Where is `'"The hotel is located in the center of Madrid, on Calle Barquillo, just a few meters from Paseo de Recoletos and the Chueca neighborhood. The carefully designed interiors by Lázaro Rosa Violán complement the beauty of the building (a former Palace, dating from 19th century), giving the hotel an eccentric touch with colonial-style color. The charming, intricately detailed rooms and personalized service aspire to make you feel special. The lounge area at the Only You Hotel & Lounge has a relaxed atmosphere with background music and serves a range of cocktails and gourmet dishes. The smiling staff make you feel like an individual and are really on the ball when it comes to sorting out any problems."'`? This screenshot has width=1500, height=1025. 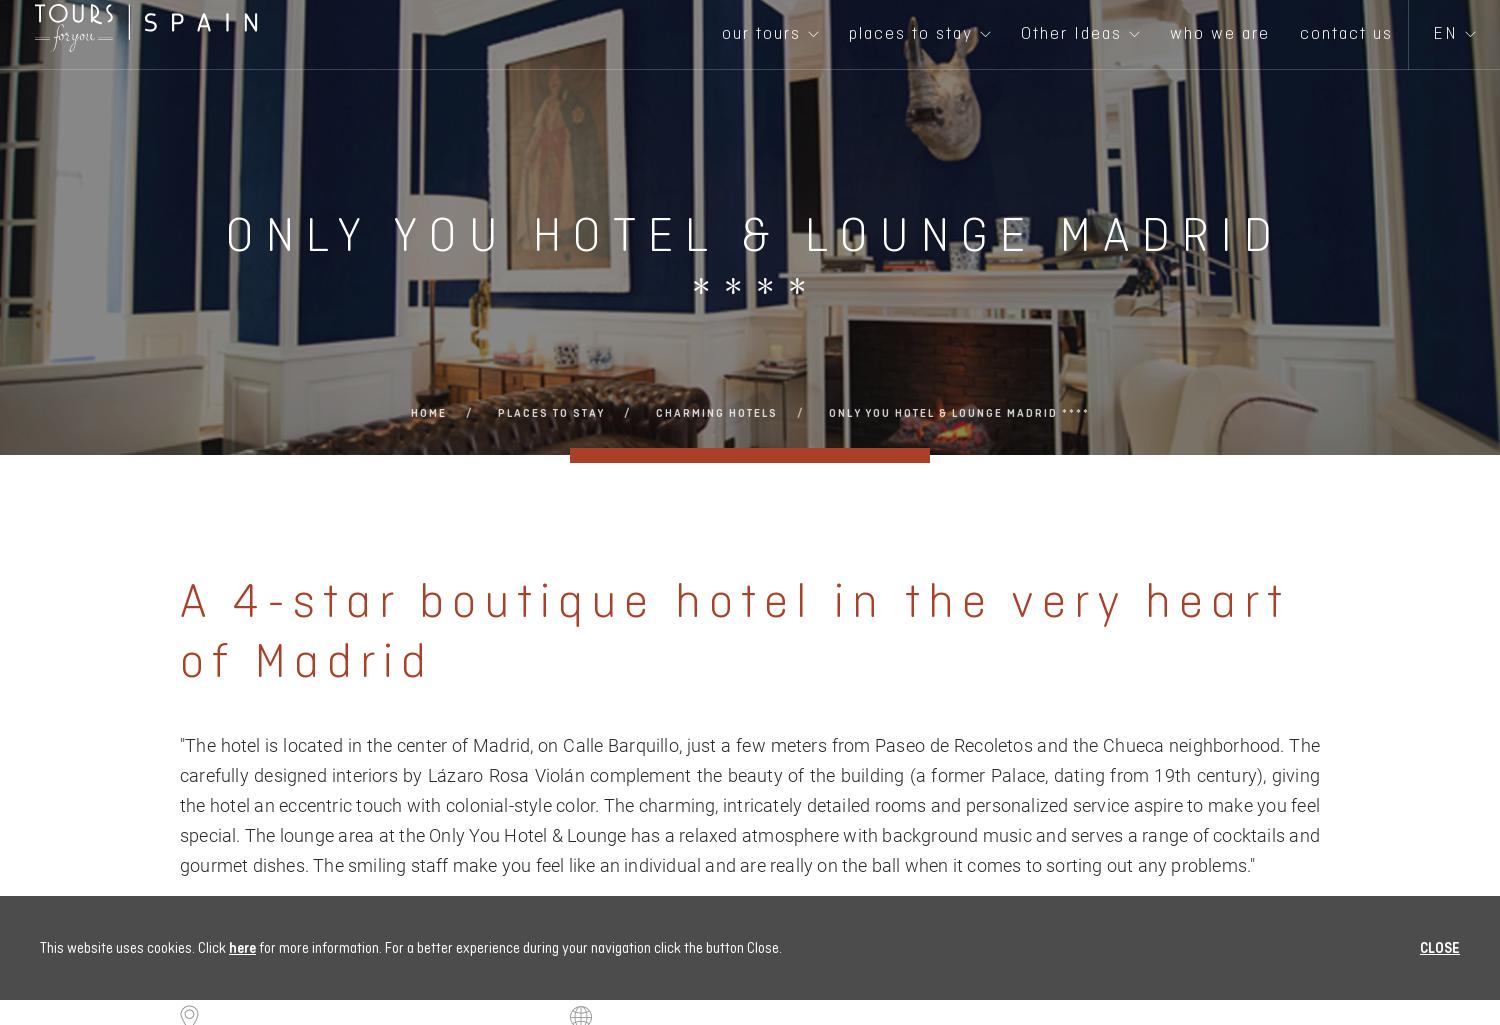 '"The hotel is located in the center of Madrid, on Calle Barquillo, just a few meters from Paseo de Recoletos and the Chueca neighborhood. The carefully designed interiors by Lázaro Rosa Violán complement the beauty of the building (a former Palace, dating from 19th century), giving the hotel an eccentric touch with colonial-style color. The charming, intricately detailed rooms and personalized service aspire to make you feel special. The lounge area at the Only You Hotel & Lounge has a relaxed atmosphere with background music and serves a range of cocktails and gourmet dishes. The smiling staff make you feel like an individual and are really on the ball when it comes to sorting out any problems."' is located at coordinates (750, 804).